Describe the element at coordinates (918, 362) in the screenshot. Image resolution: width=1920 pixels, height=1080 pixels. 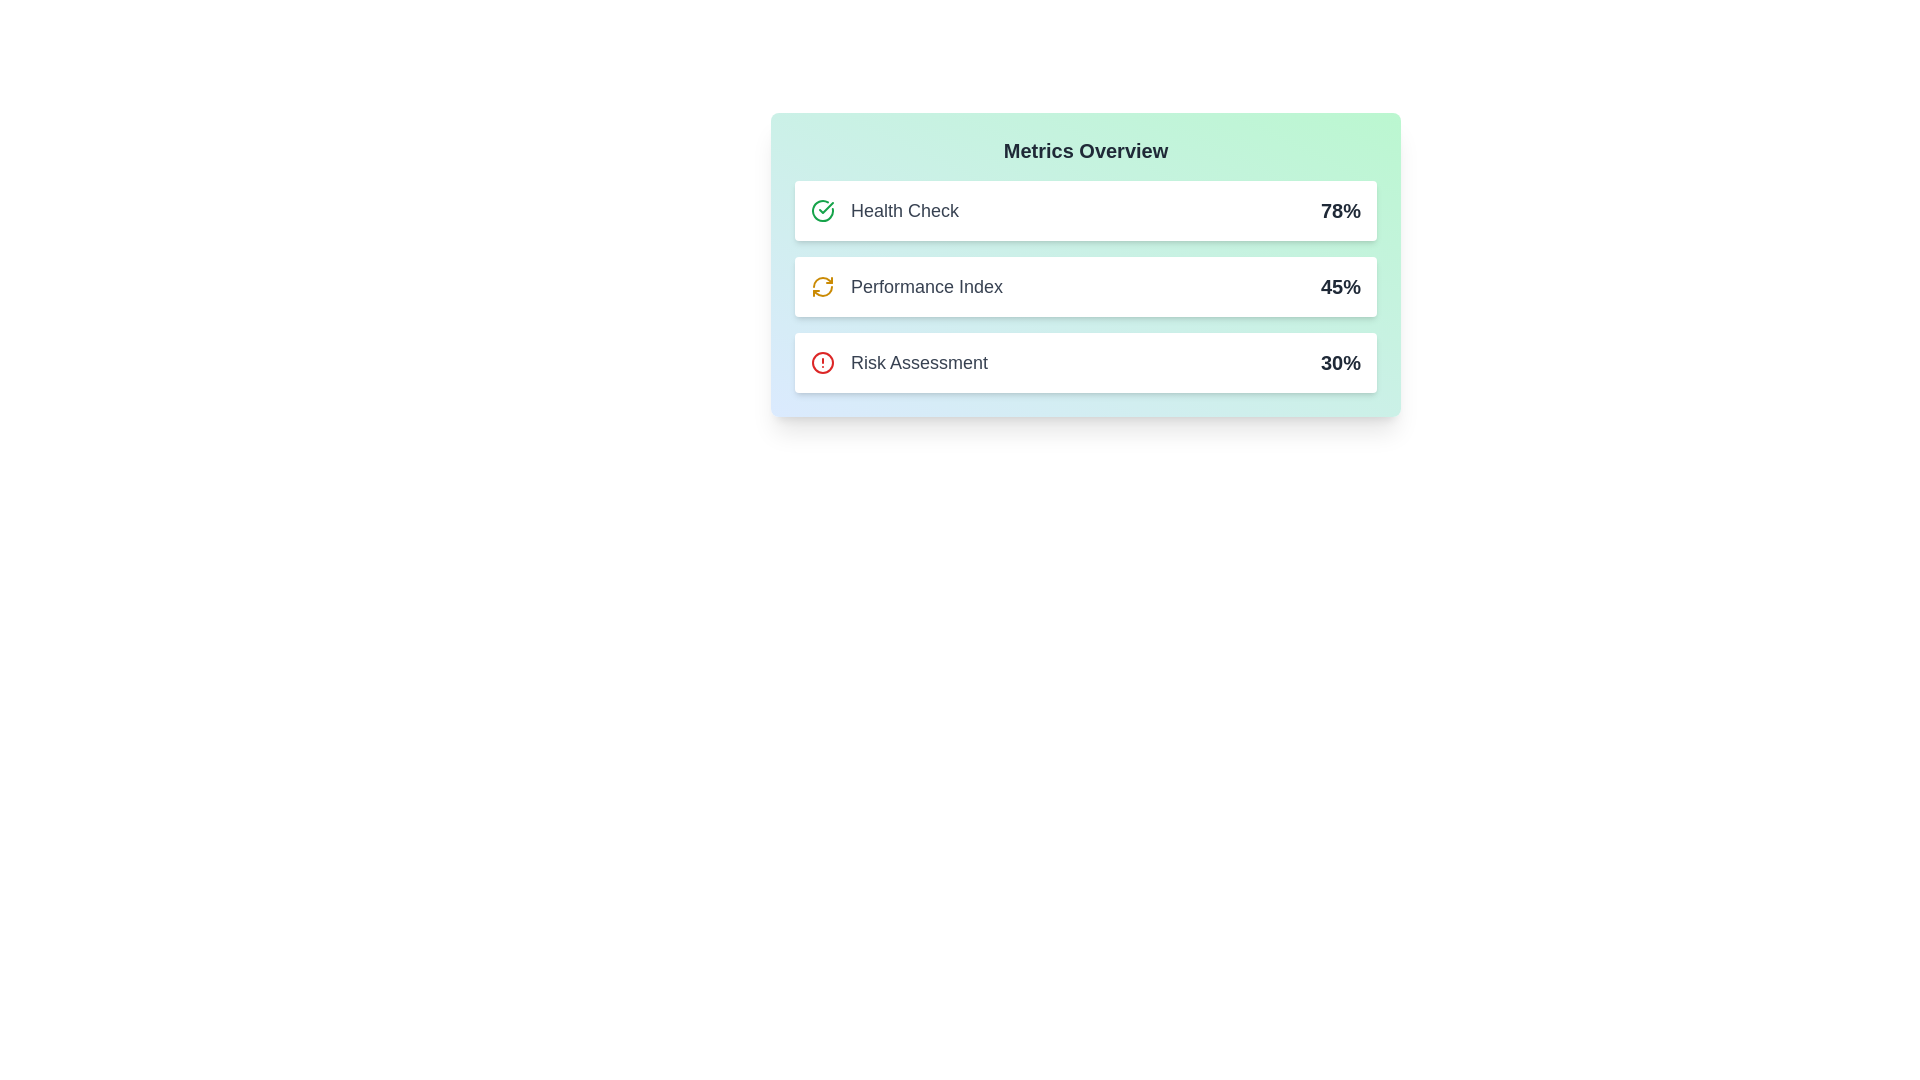
I see `the static text element that displays 'Risk Assessment', which is located in the third entry under 'Metrics Overview', aligned with a red alert icon to the left` at that location.